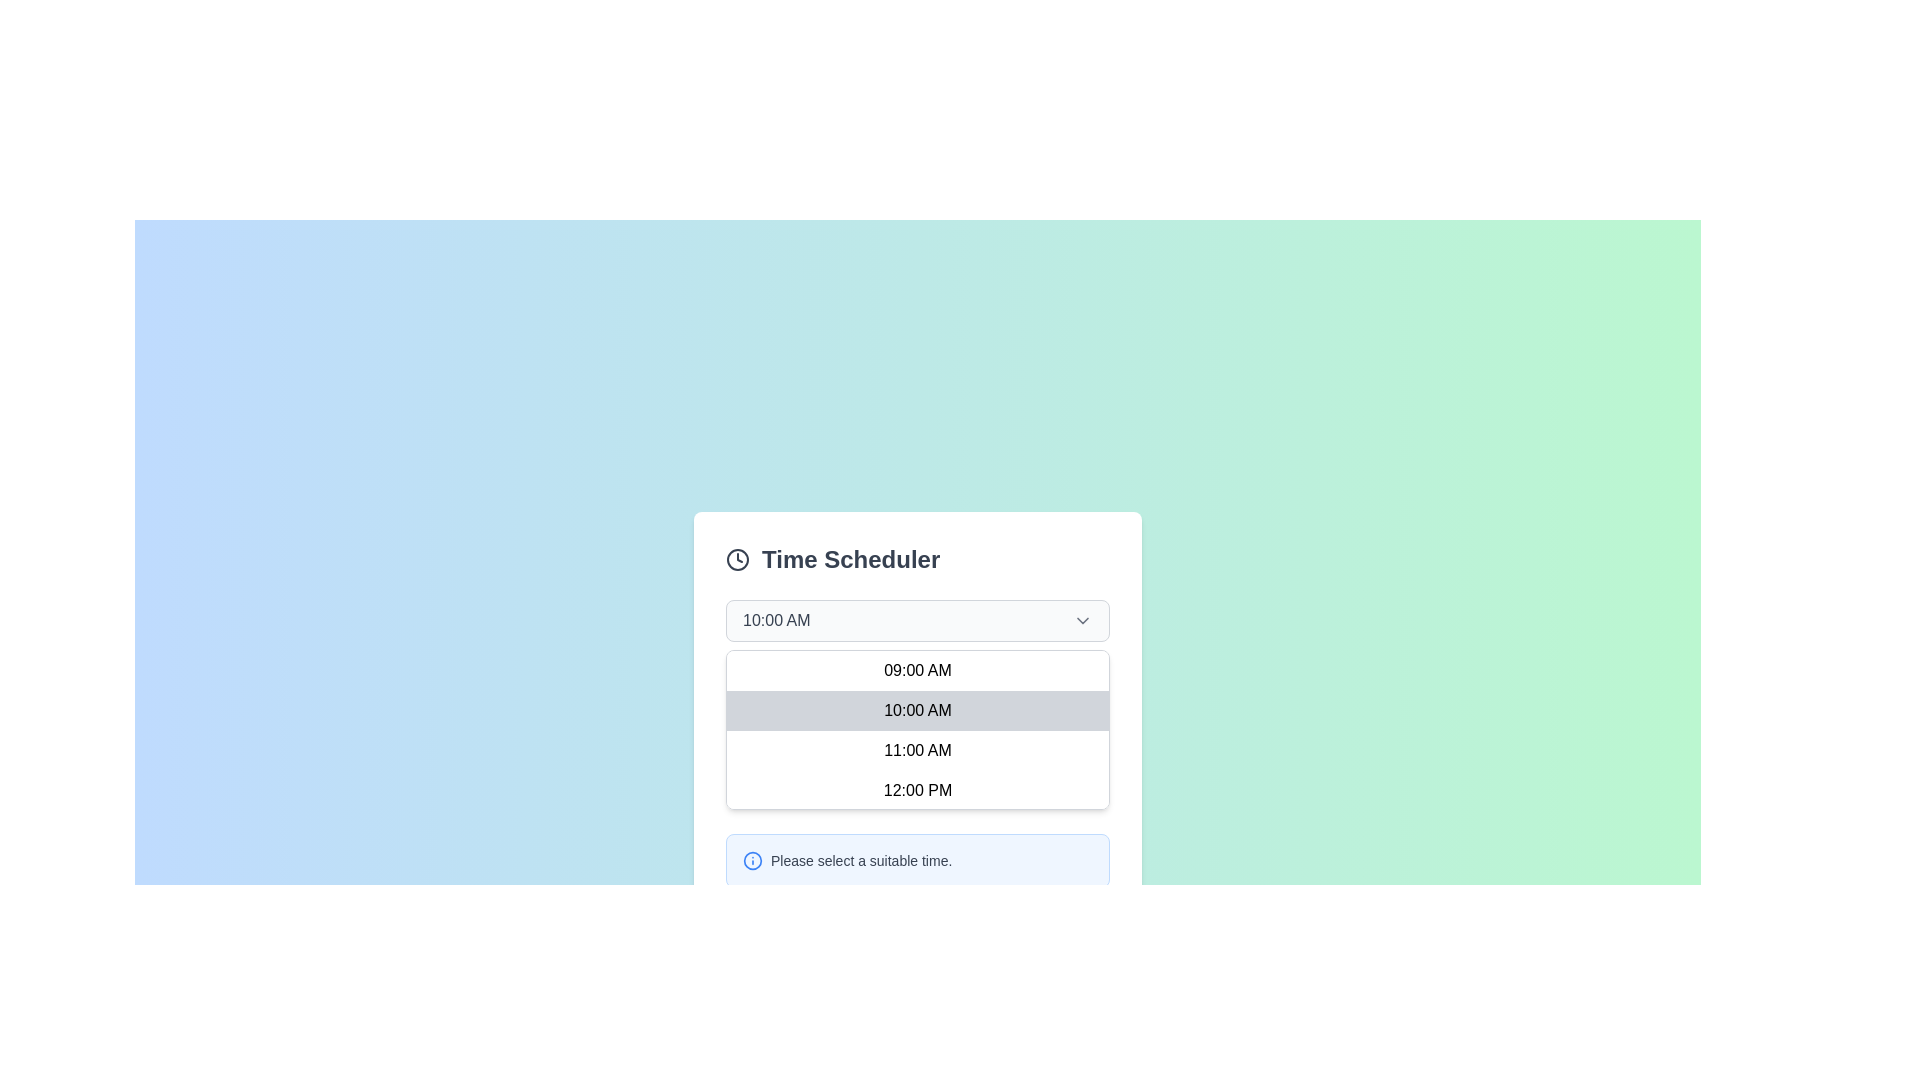 The image size is (1920, 1080). Describe the element at coordinates (737, 559) in the screenshot. I see `the clock icon with a circular outline and two hands, located to the left of the 'Time Scheduler' text in the header section` at that location.